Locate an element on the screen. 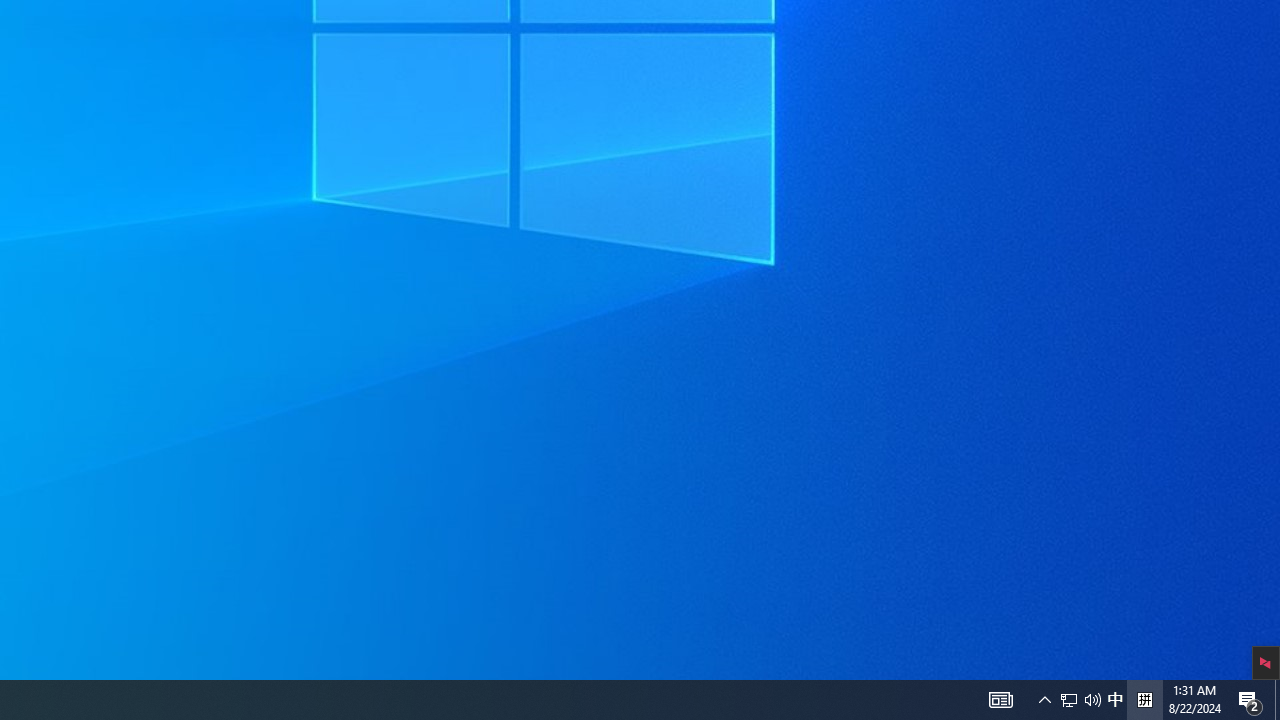 This screenshot has width=1280, height=720. 'Show desktop' is located at coordinates (1276, 698).